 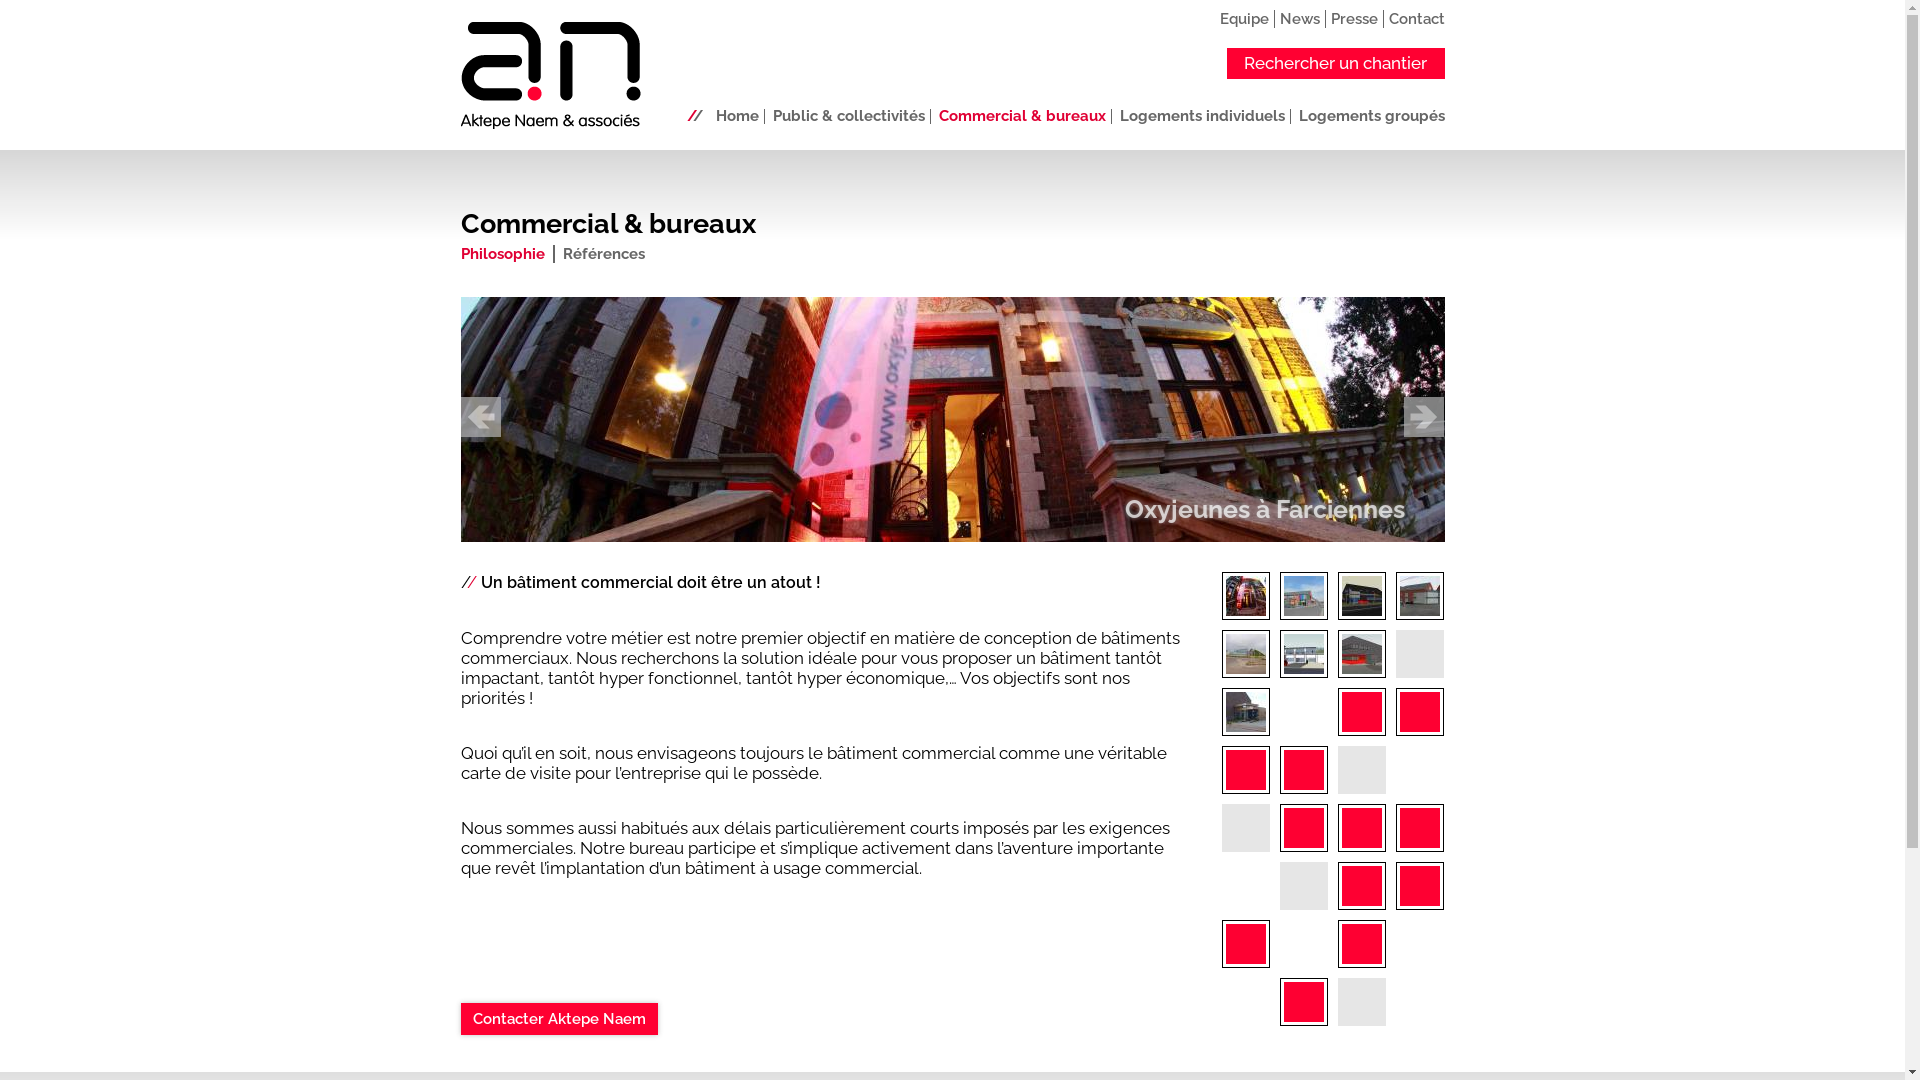 What do you see at coordinates (459, 253) in the screenshot?
I see `'Philosophie'` at bounding box center [459, 253].